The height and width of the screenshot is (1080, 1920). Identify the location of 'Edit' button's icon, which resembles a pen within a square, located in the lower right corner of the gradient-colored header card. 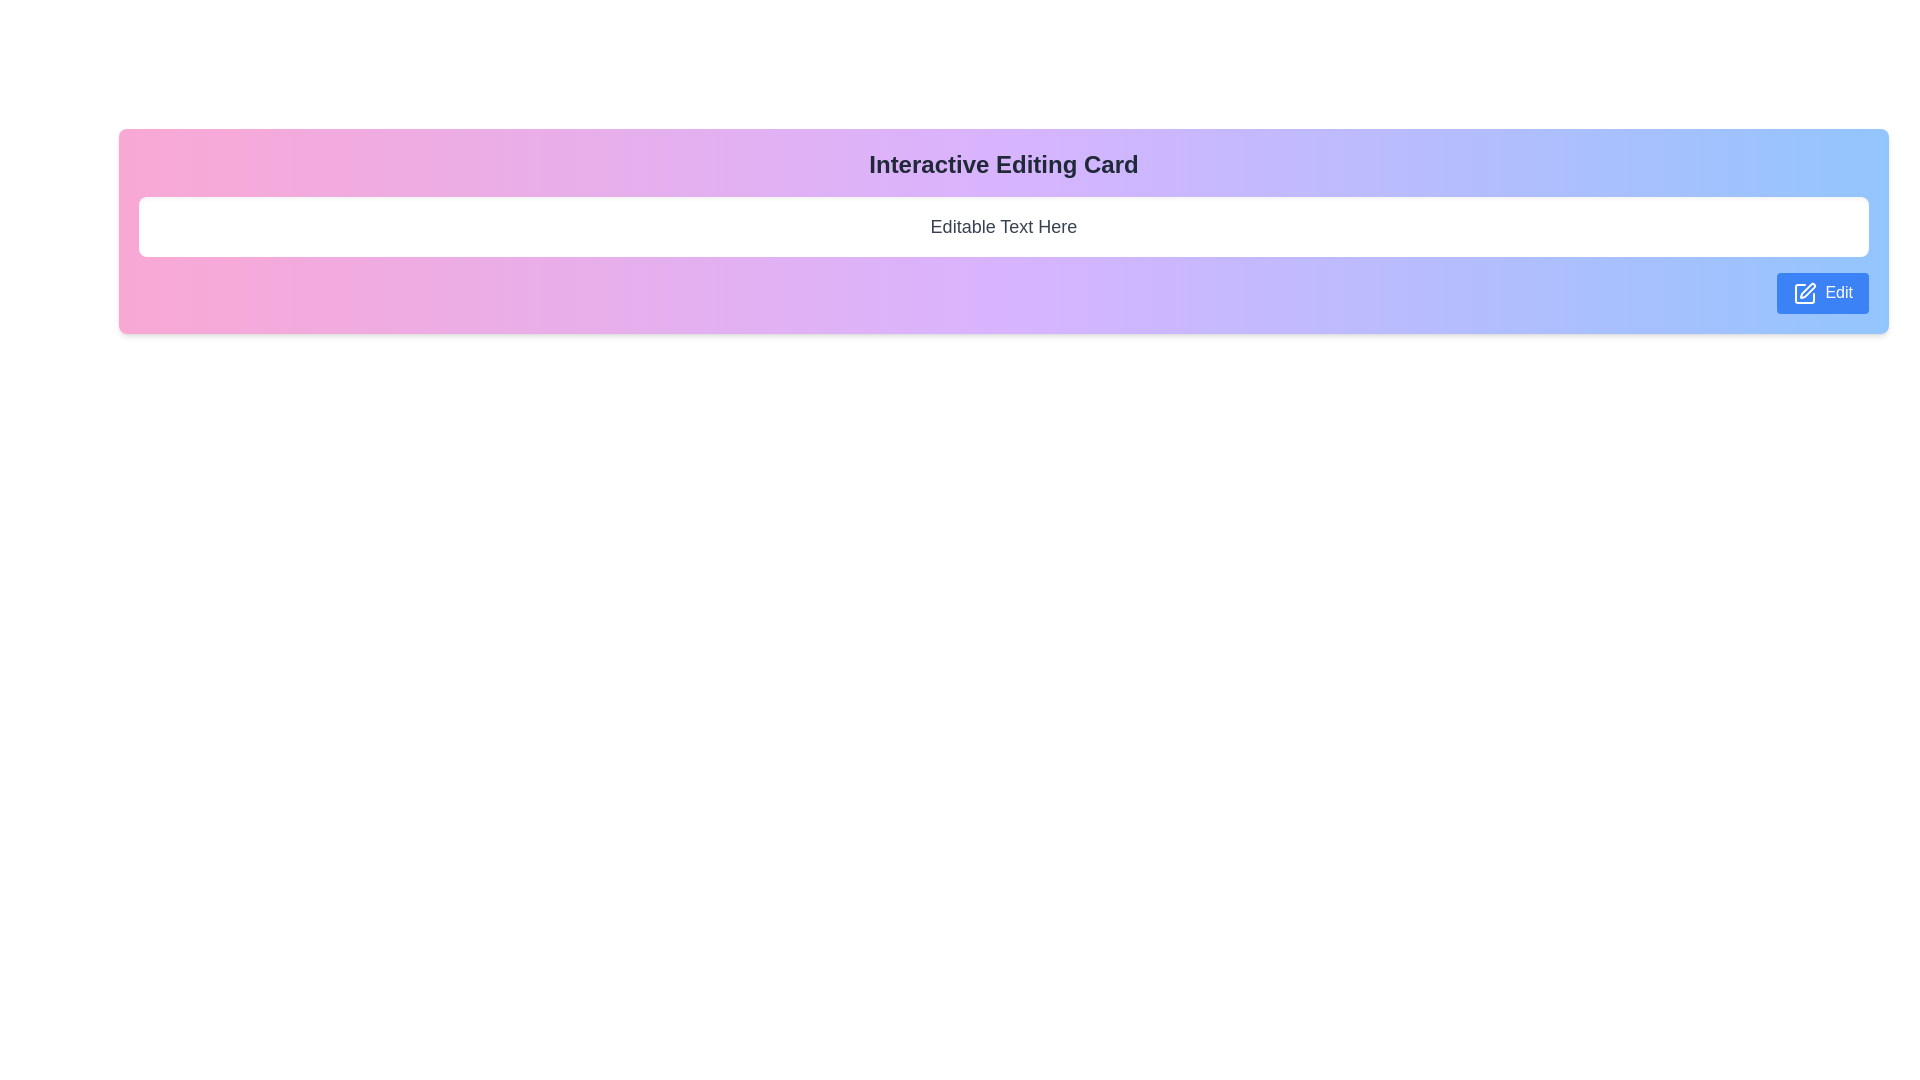
(1805, 293).